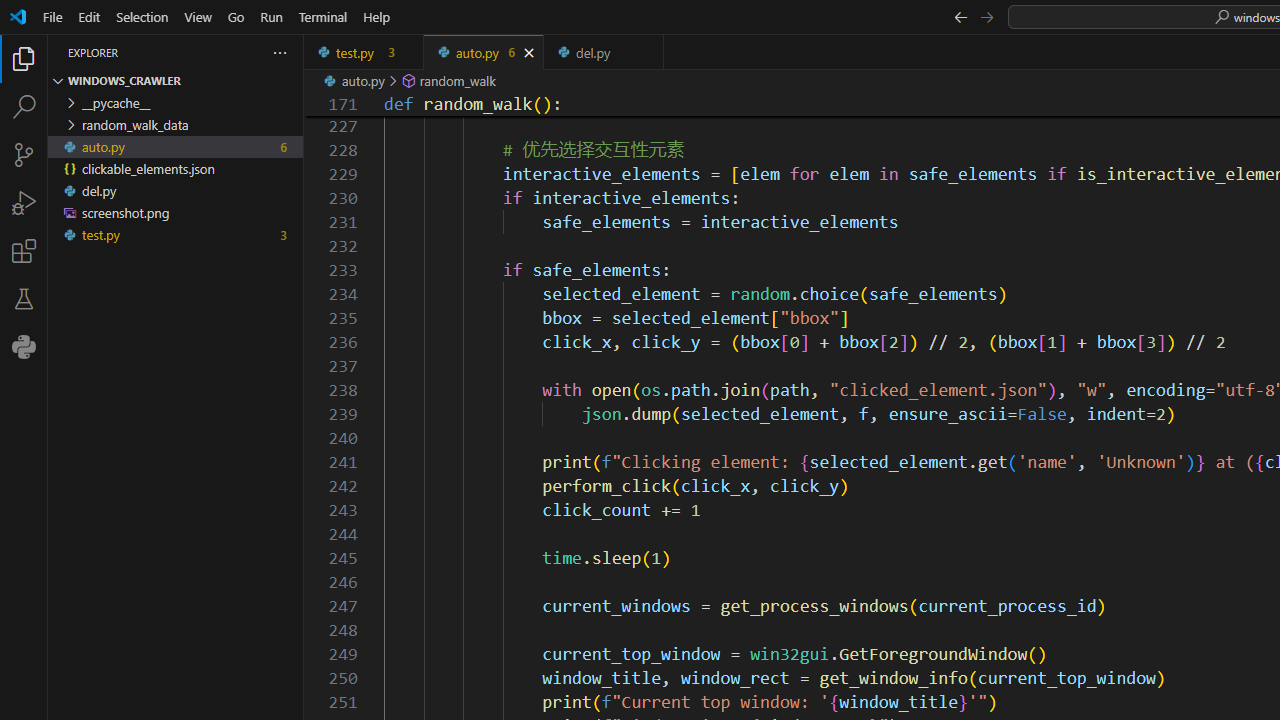  Describe the element at coordinates (603, 51) in the screenshot. I see `'del.py'` at that location.